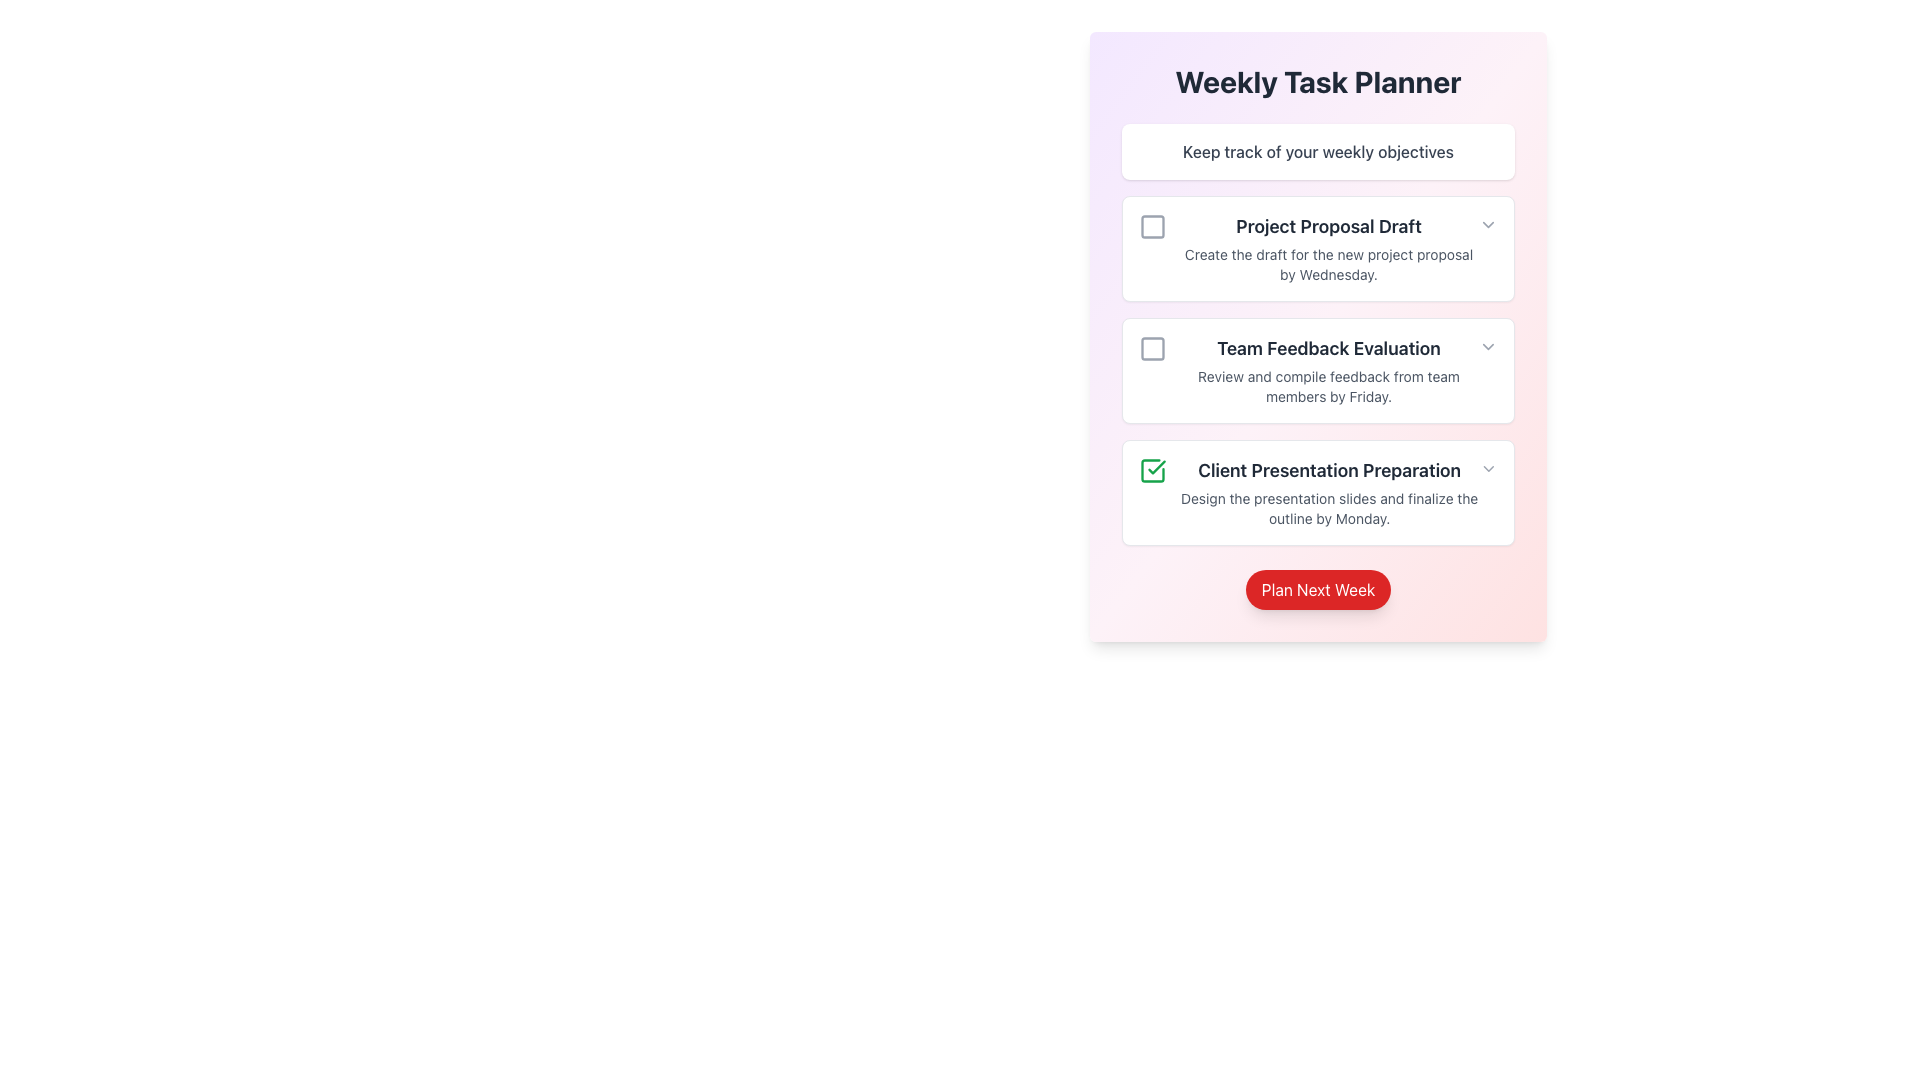  I want to click on the first task item in the 'Weekly Task Planner' that describes the task to draft a project proposal by Wednesday, so click(1329, 248).